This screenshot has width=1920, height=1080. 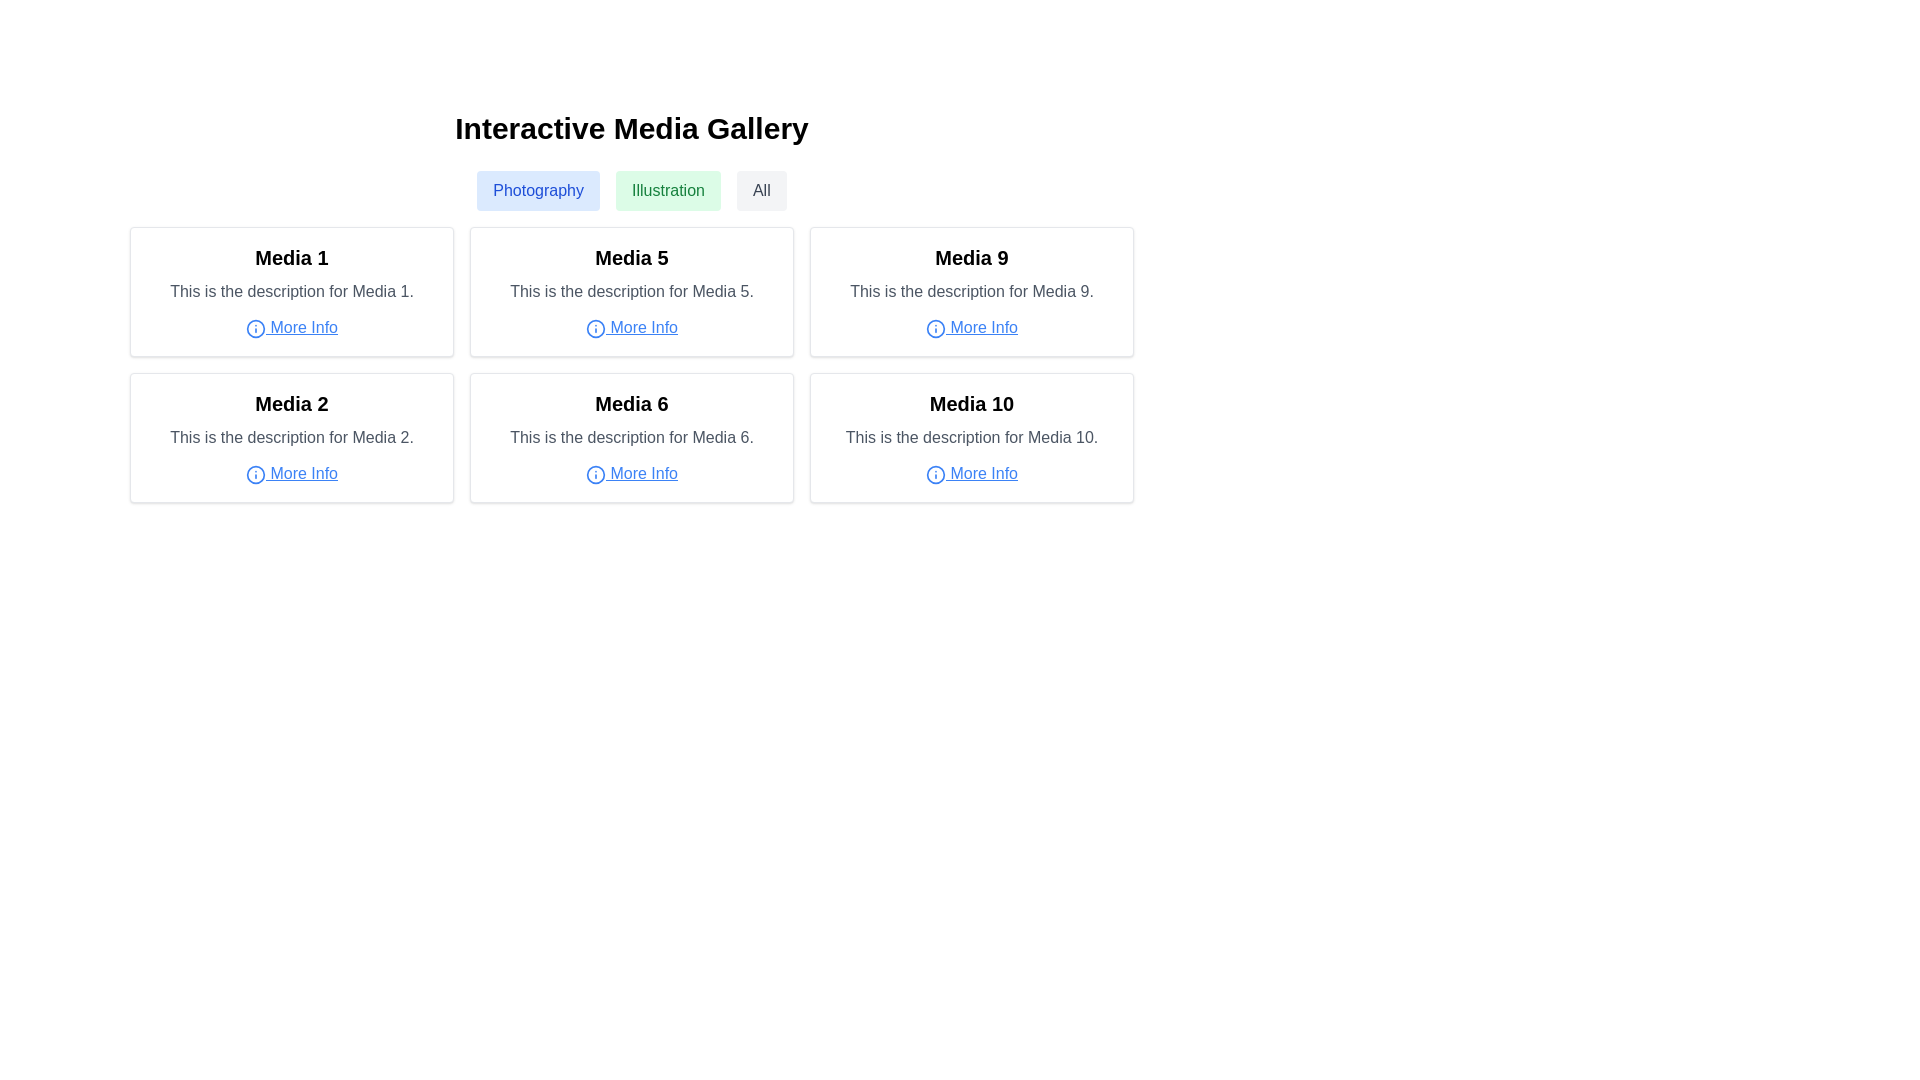 What do you see at coordinates (631, 437) in the screenshot?
I see `the text label providing a brief description of the item titled 'Media 6', located in the second column and second row of the grid, beneath the title 'Media 6' and above the 'More Info' link` at bounding box center [631, 437].